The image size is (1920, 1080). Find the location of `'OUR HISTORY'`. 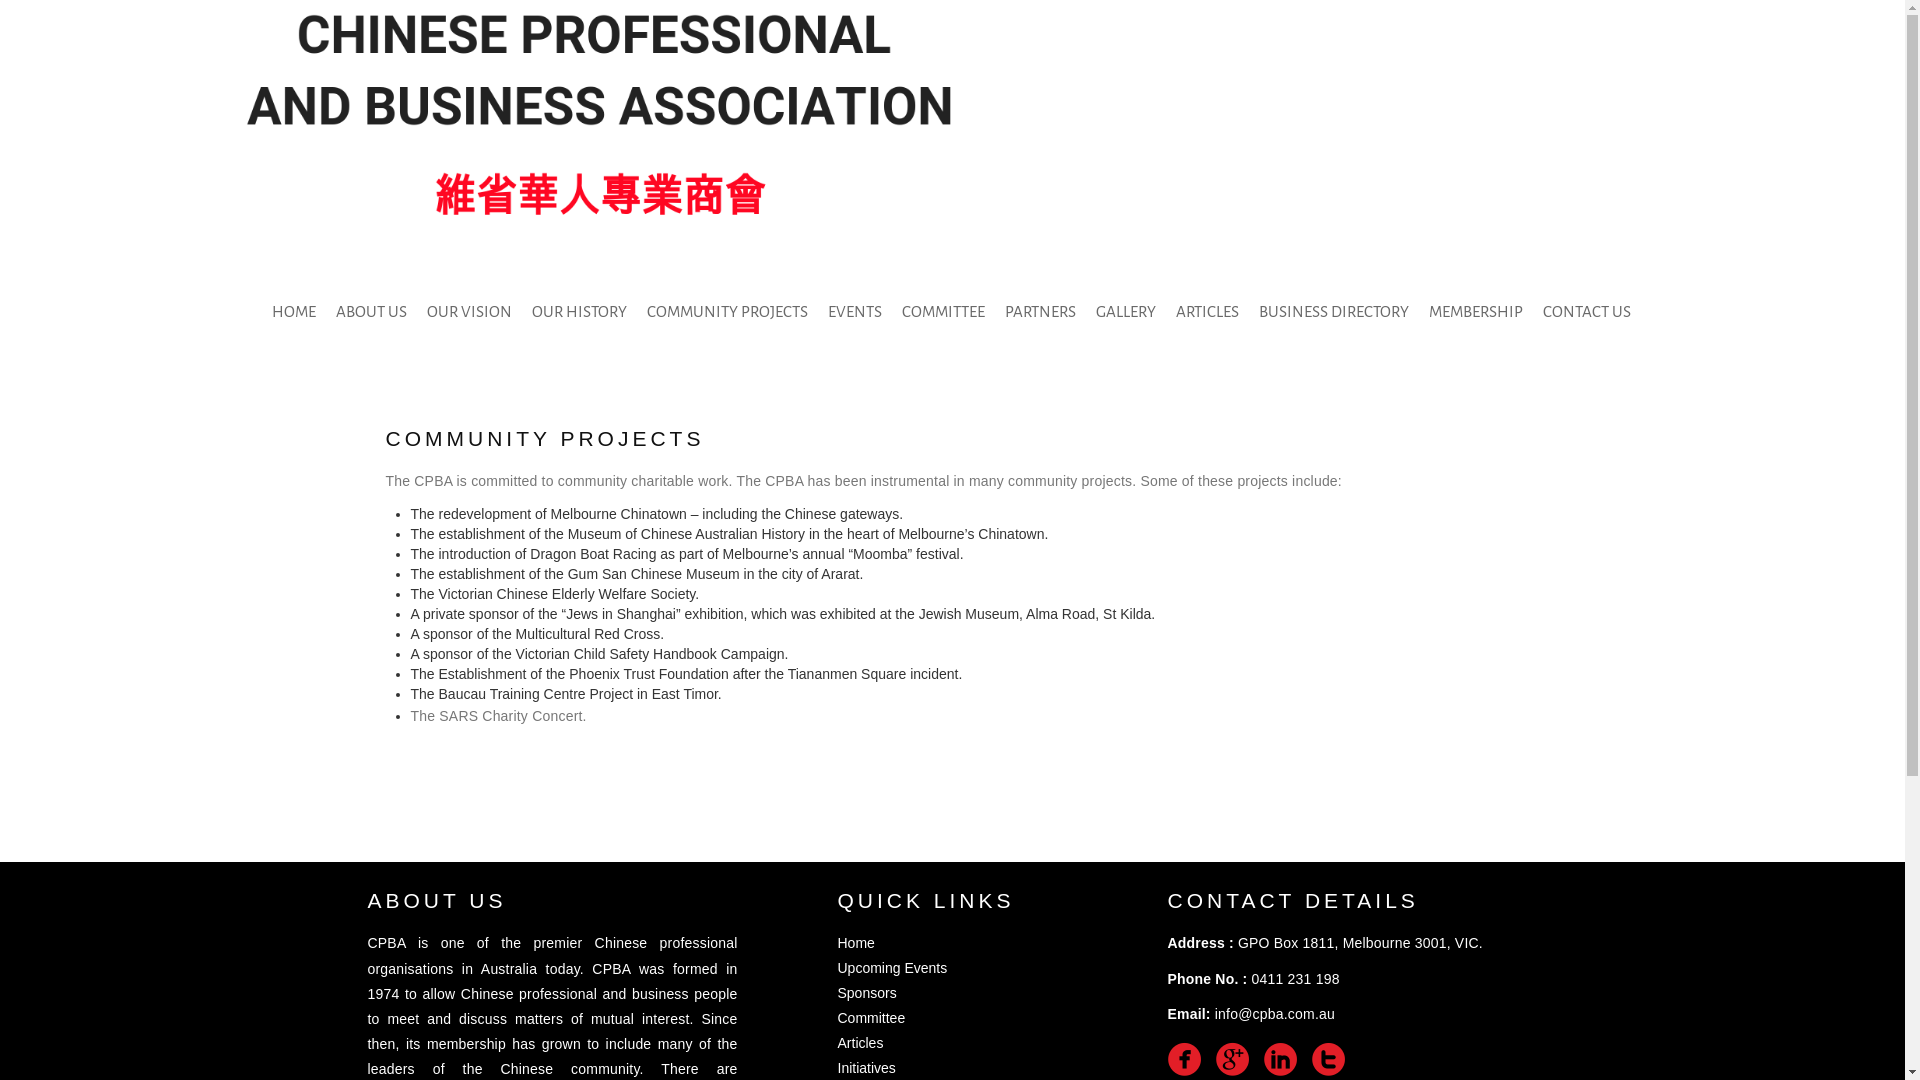

'OUR HISTORY' is located at coordinates (578, 312).